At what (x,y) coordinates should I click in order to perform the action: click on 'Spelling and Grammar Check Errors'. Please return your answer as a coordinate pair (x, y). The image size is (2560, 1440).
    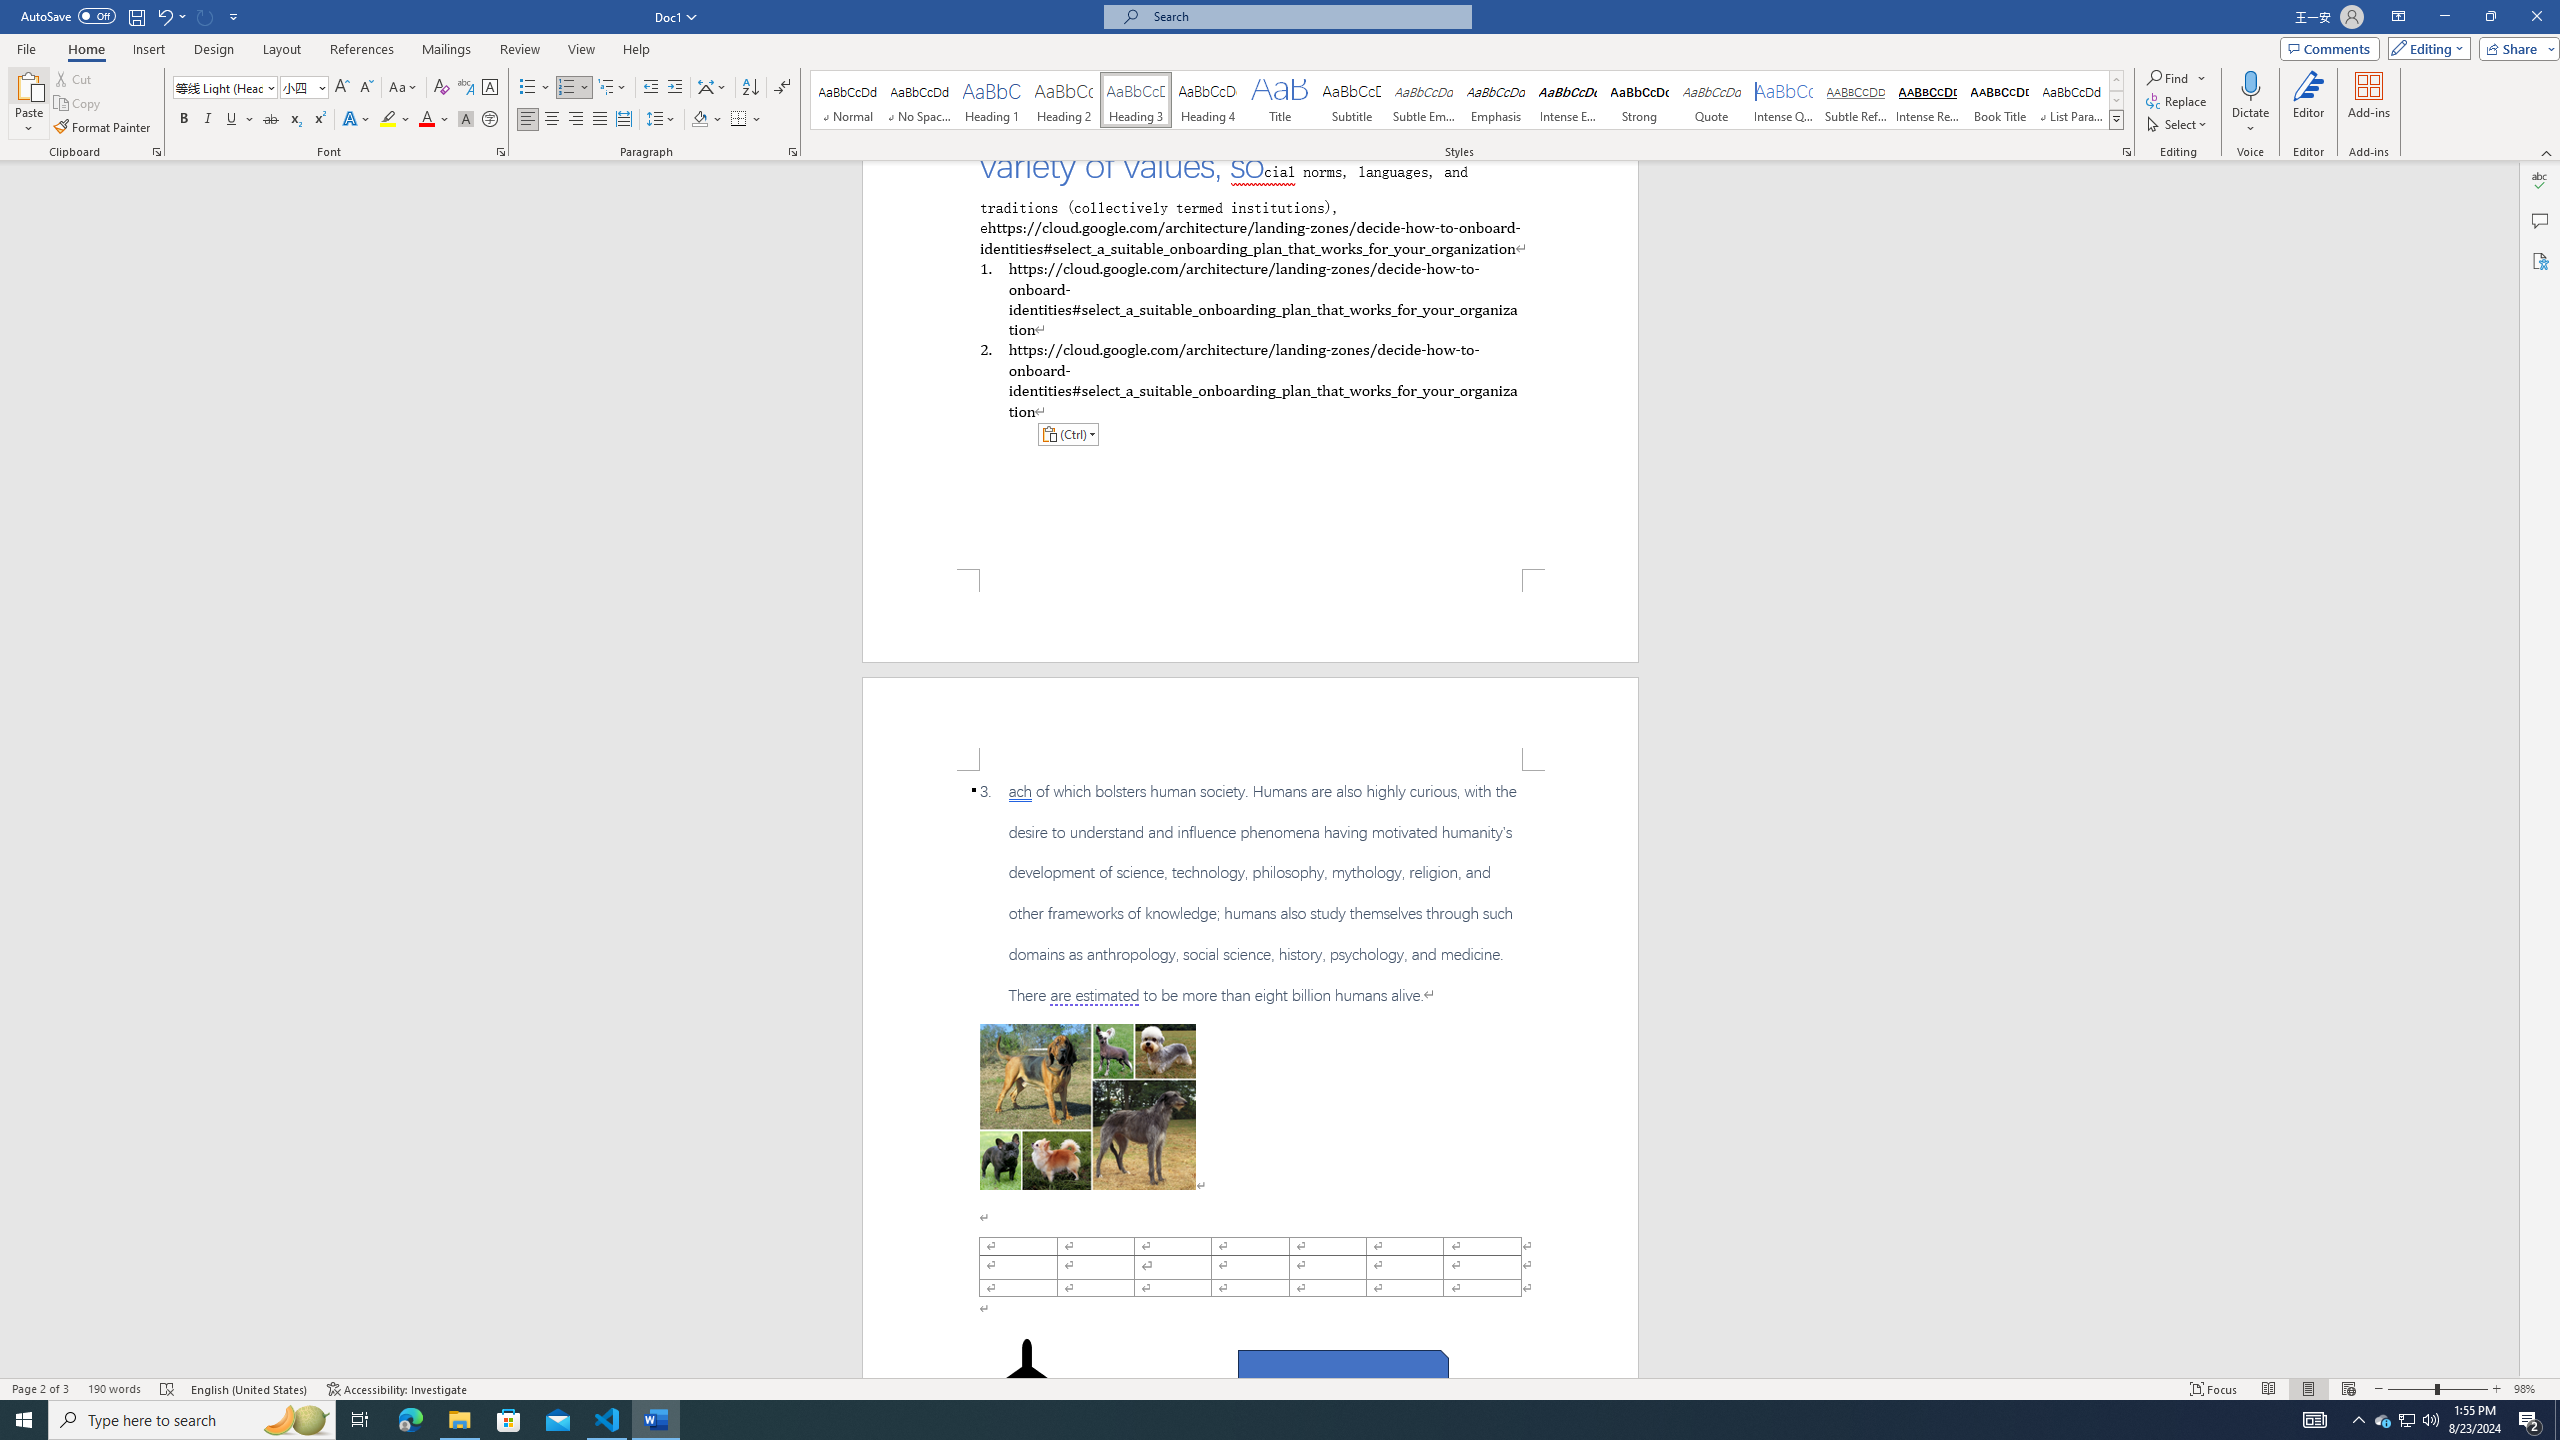
    Looking at the image, I should click on (167, 1389).